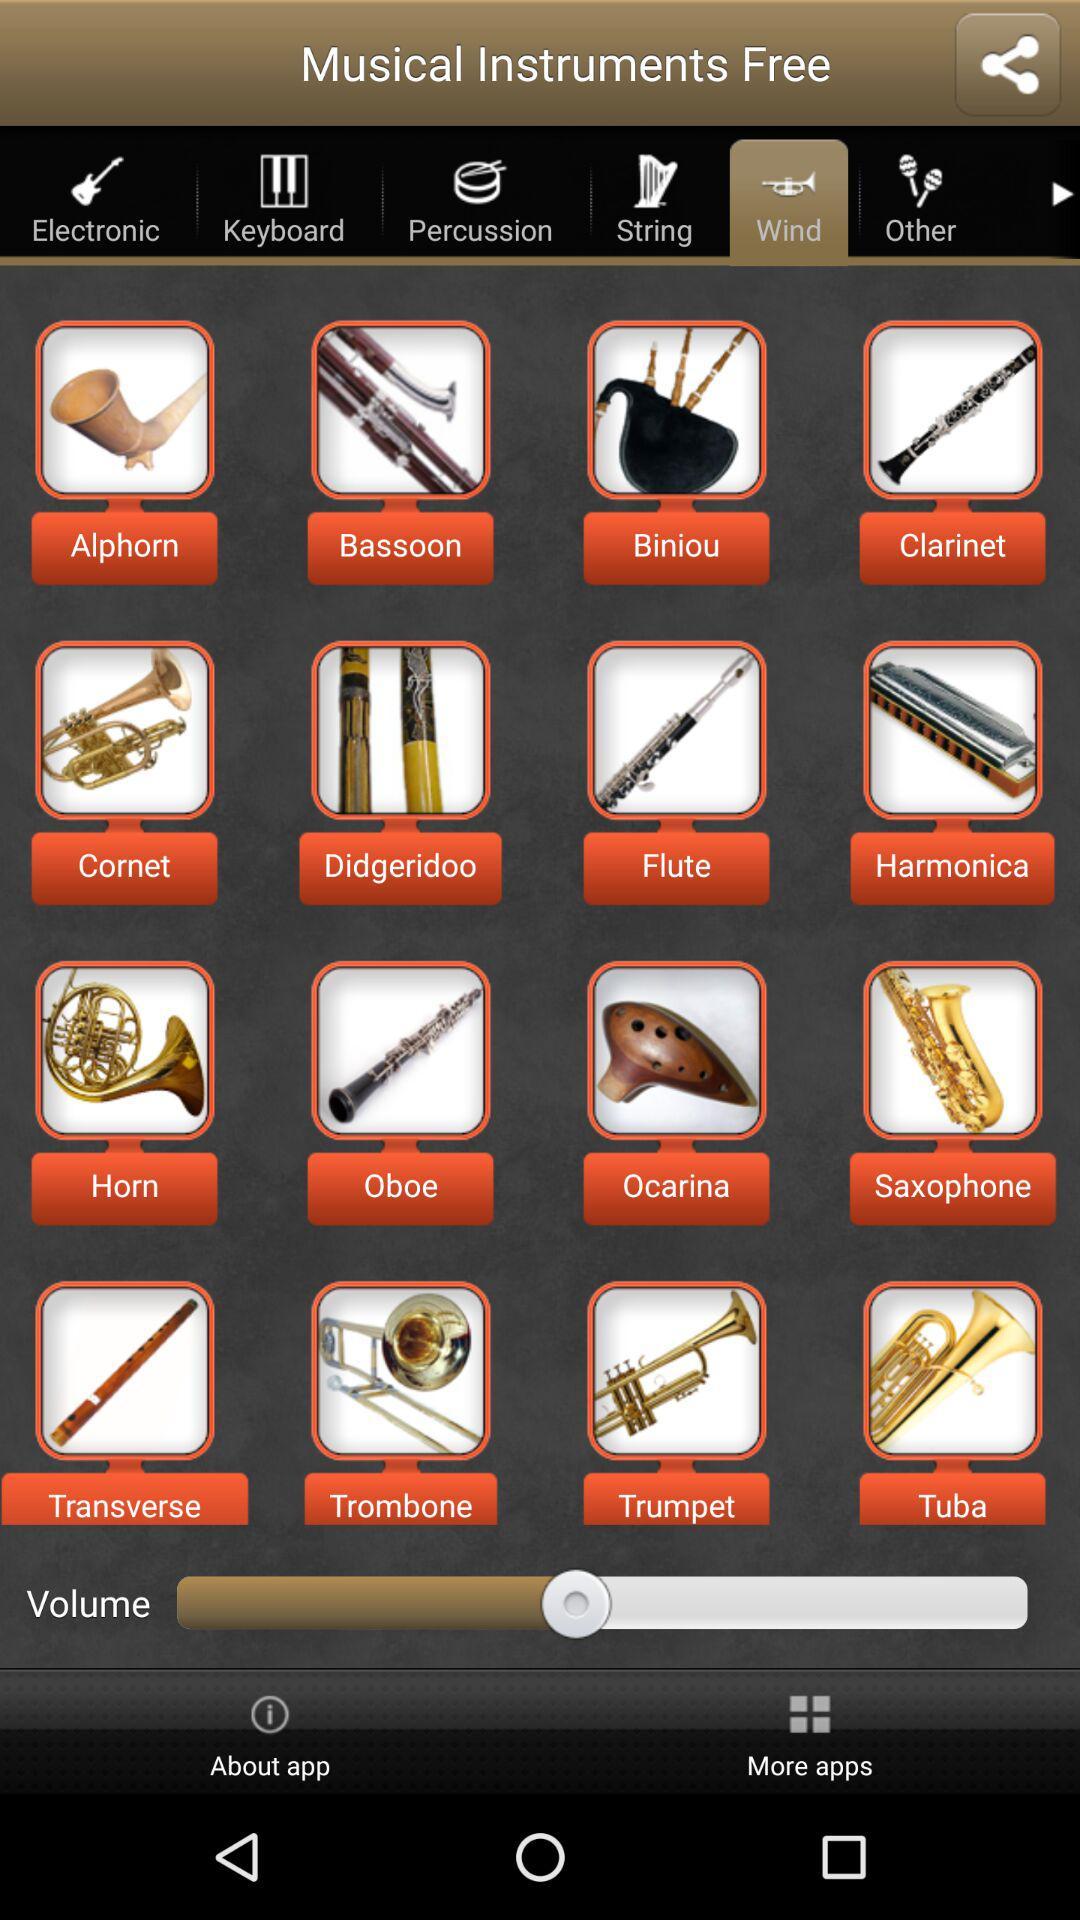  Describe the element at coordinates (400, 1369) in the screenshot. I see `choose the selection` at that location.